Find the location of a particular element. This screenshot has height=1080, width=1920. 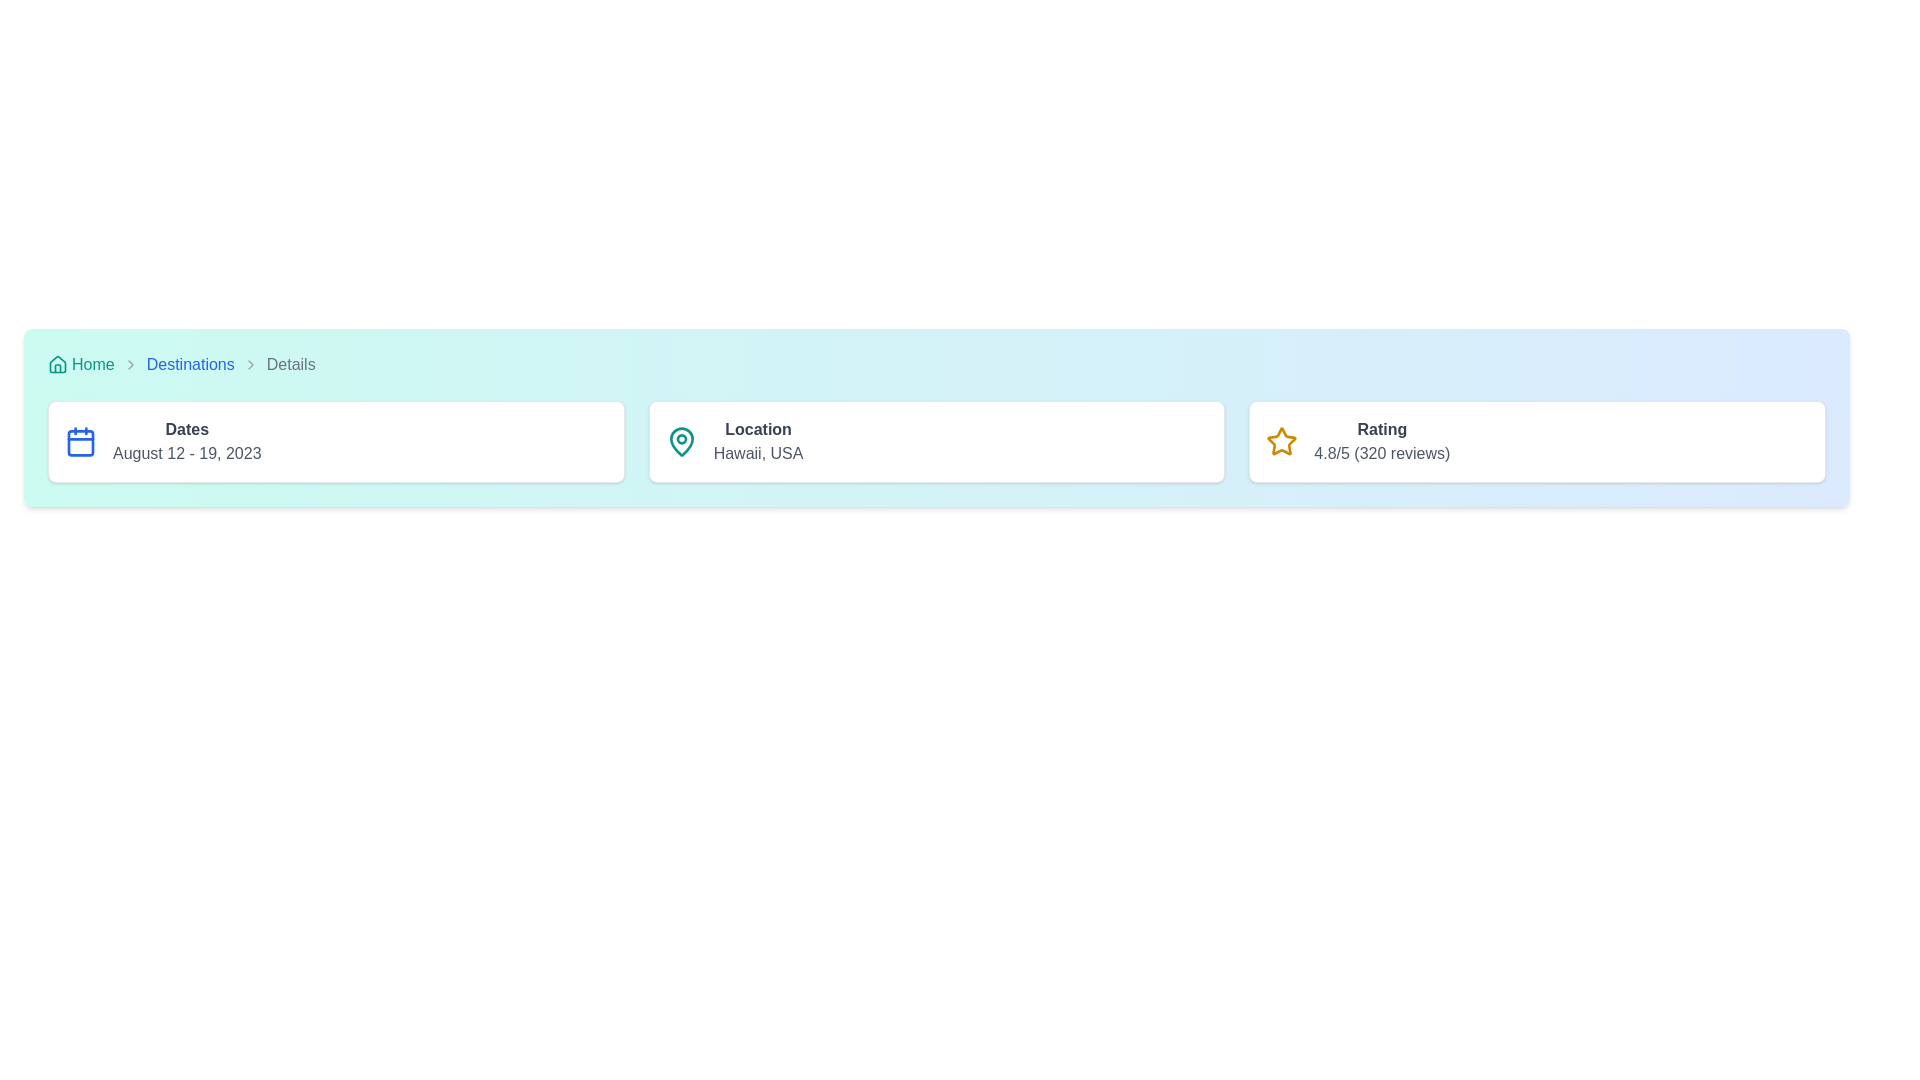

the blue calendar icon located at the upper-left corner of the 'Dates August 12 - 19, 2023' card for interaction, if enabled is located at coordinates (80, 441).